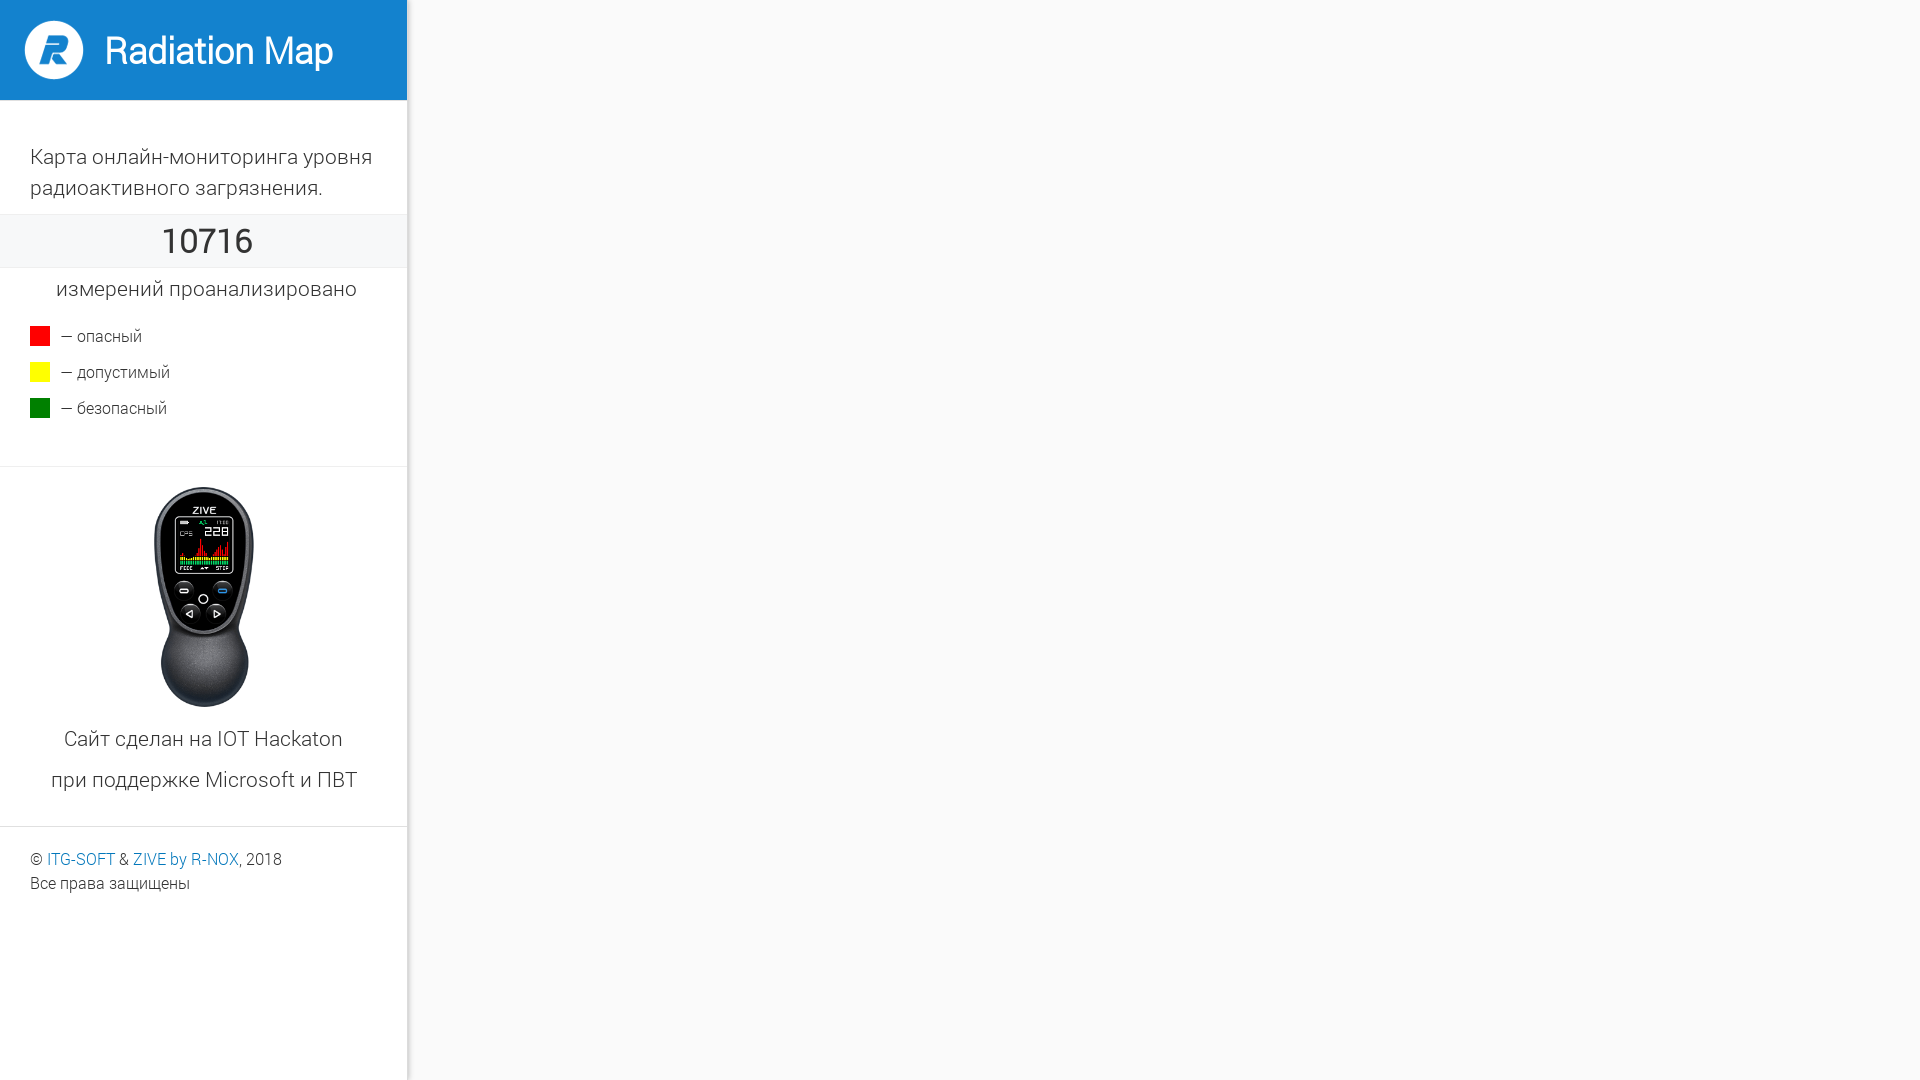 The image size is (1920, 1080). Describe the element at coordinates (152, 595) in the screenshot. I see `'ZIVE Radioctive Monitor'` at that location.